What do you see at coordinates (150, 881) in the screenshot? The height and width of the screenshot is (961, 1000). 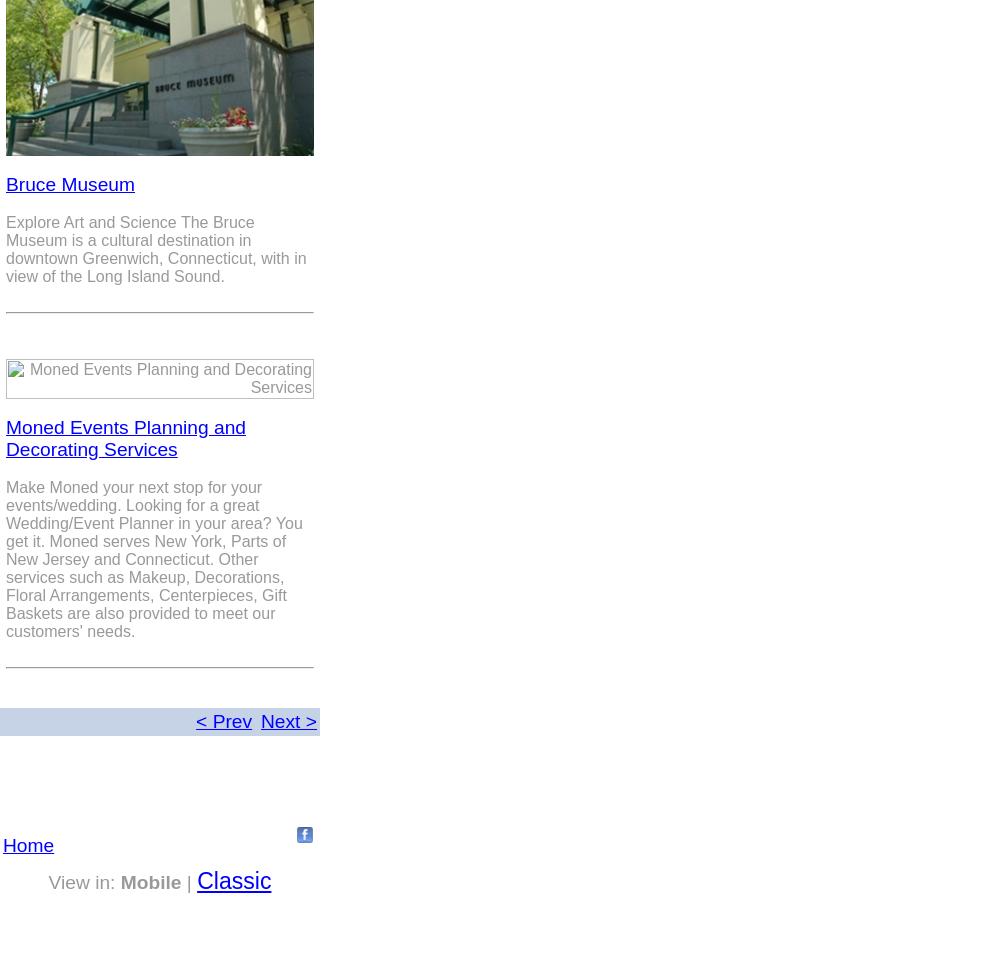 I see `'Mobile'` at bounding box center [150, 881].